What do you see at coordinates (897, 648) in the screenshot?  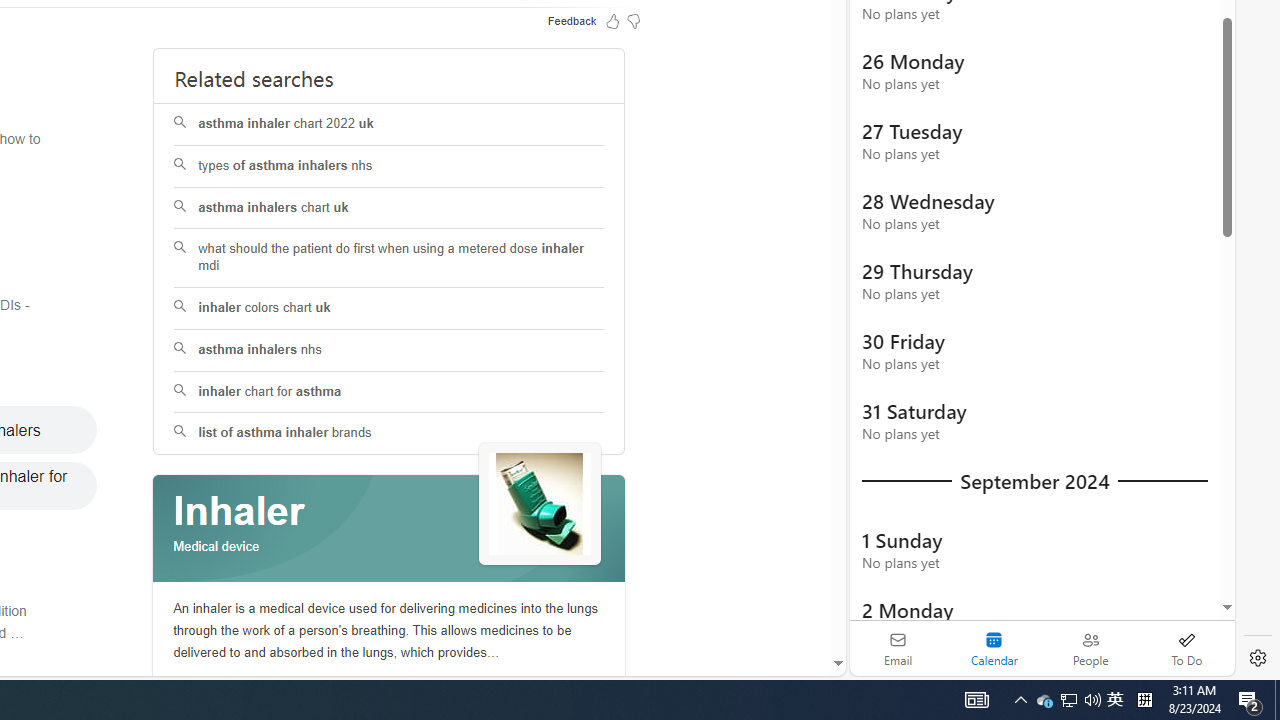 I see `'Email'` at bounding box center [897, 648].